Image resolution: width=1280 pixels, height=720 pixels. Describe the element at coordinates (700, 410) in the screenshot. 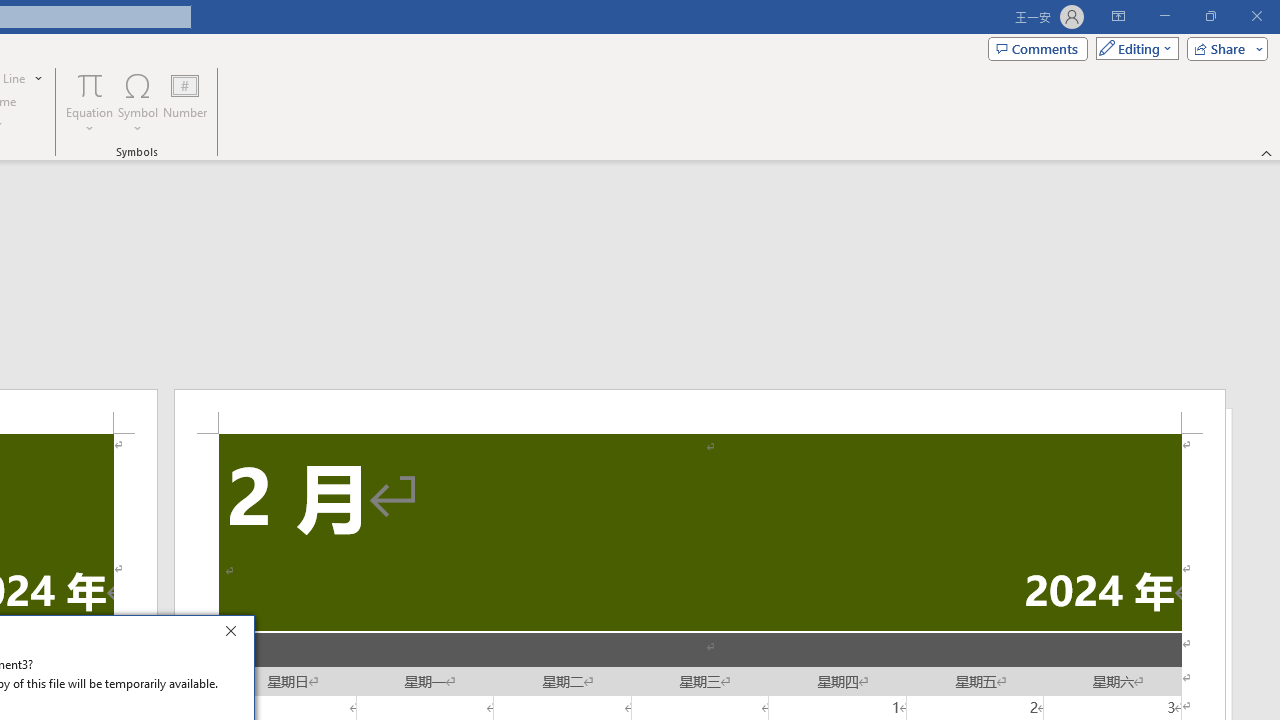

I see `'Header -Section 2-'` at that location.